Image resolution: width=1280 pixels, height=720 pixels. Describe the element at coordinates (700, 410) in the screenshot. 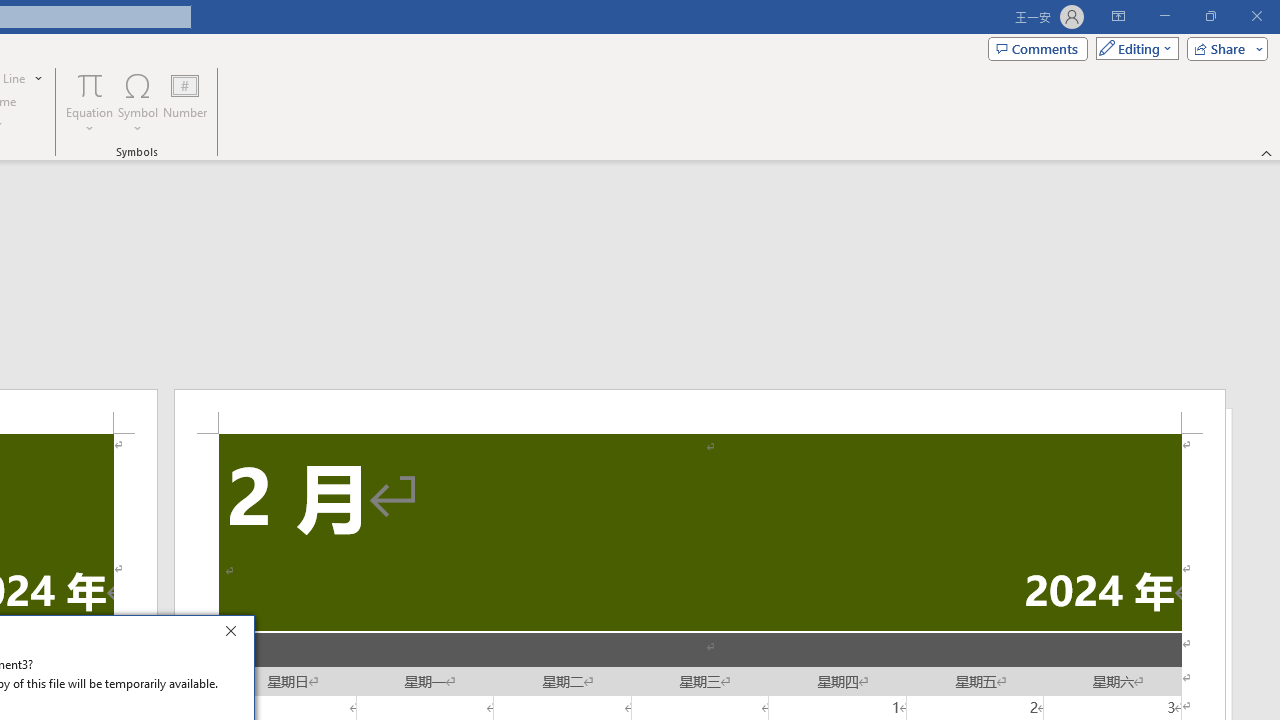

I see `'Header -Section 2-'` at that location.